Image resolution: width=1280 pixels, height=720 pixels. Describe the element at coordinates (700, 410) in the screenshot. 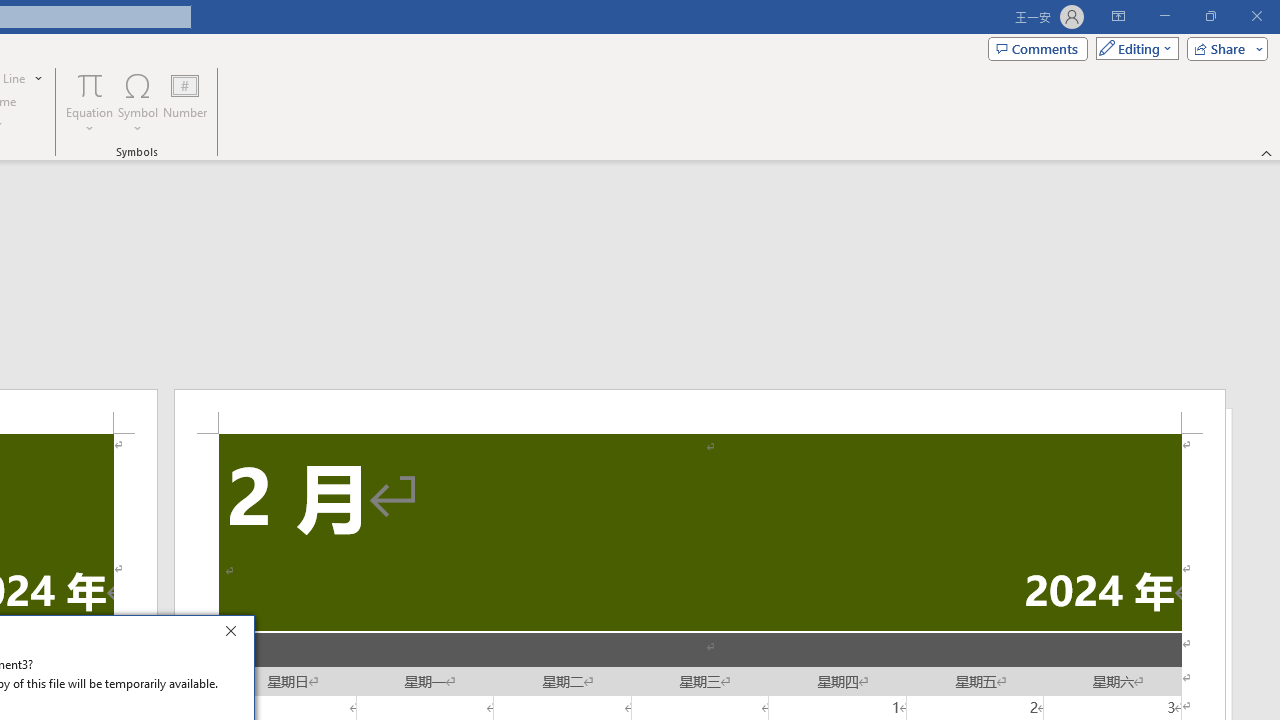

I see `'Header -Section 2-'` at that location.